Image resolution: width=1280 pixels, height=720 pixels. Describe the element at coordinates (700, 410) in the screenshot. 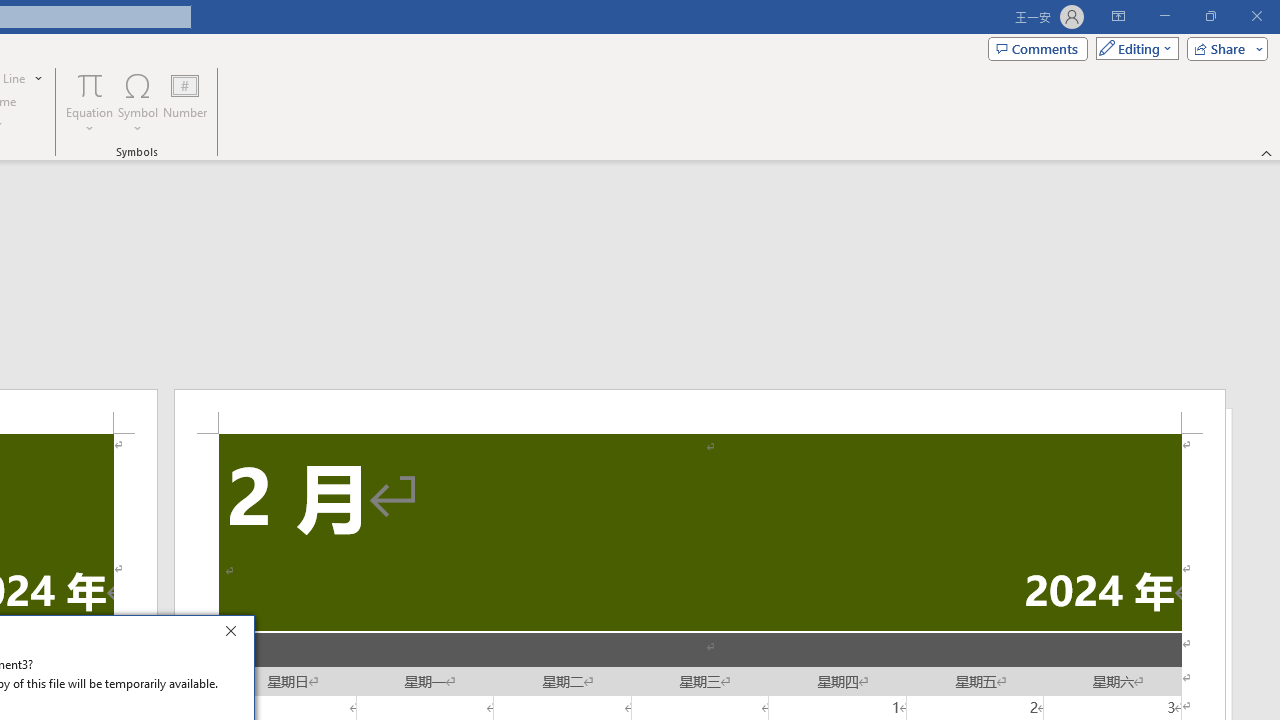

I see `'Header -Section 2-'` at that location.